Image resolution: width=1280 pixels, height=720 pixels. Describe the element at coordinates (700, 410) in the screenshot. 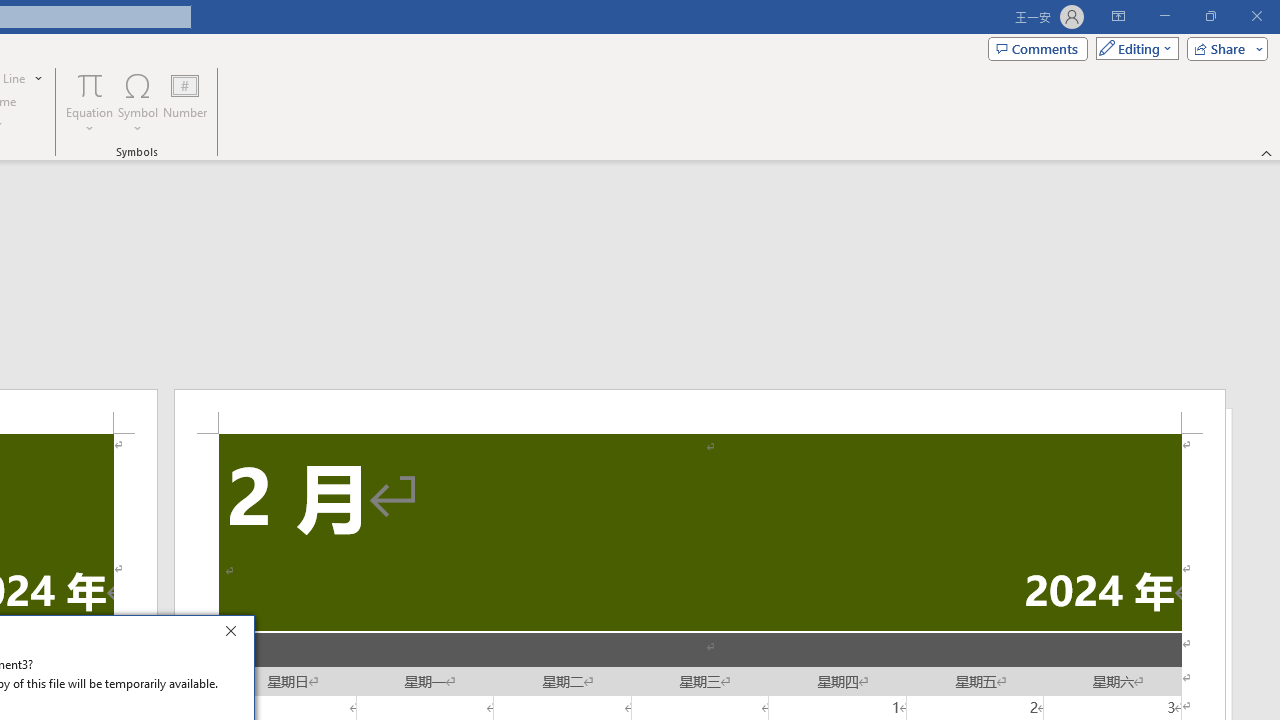

I see `'Header -Section 2-'` at that location.